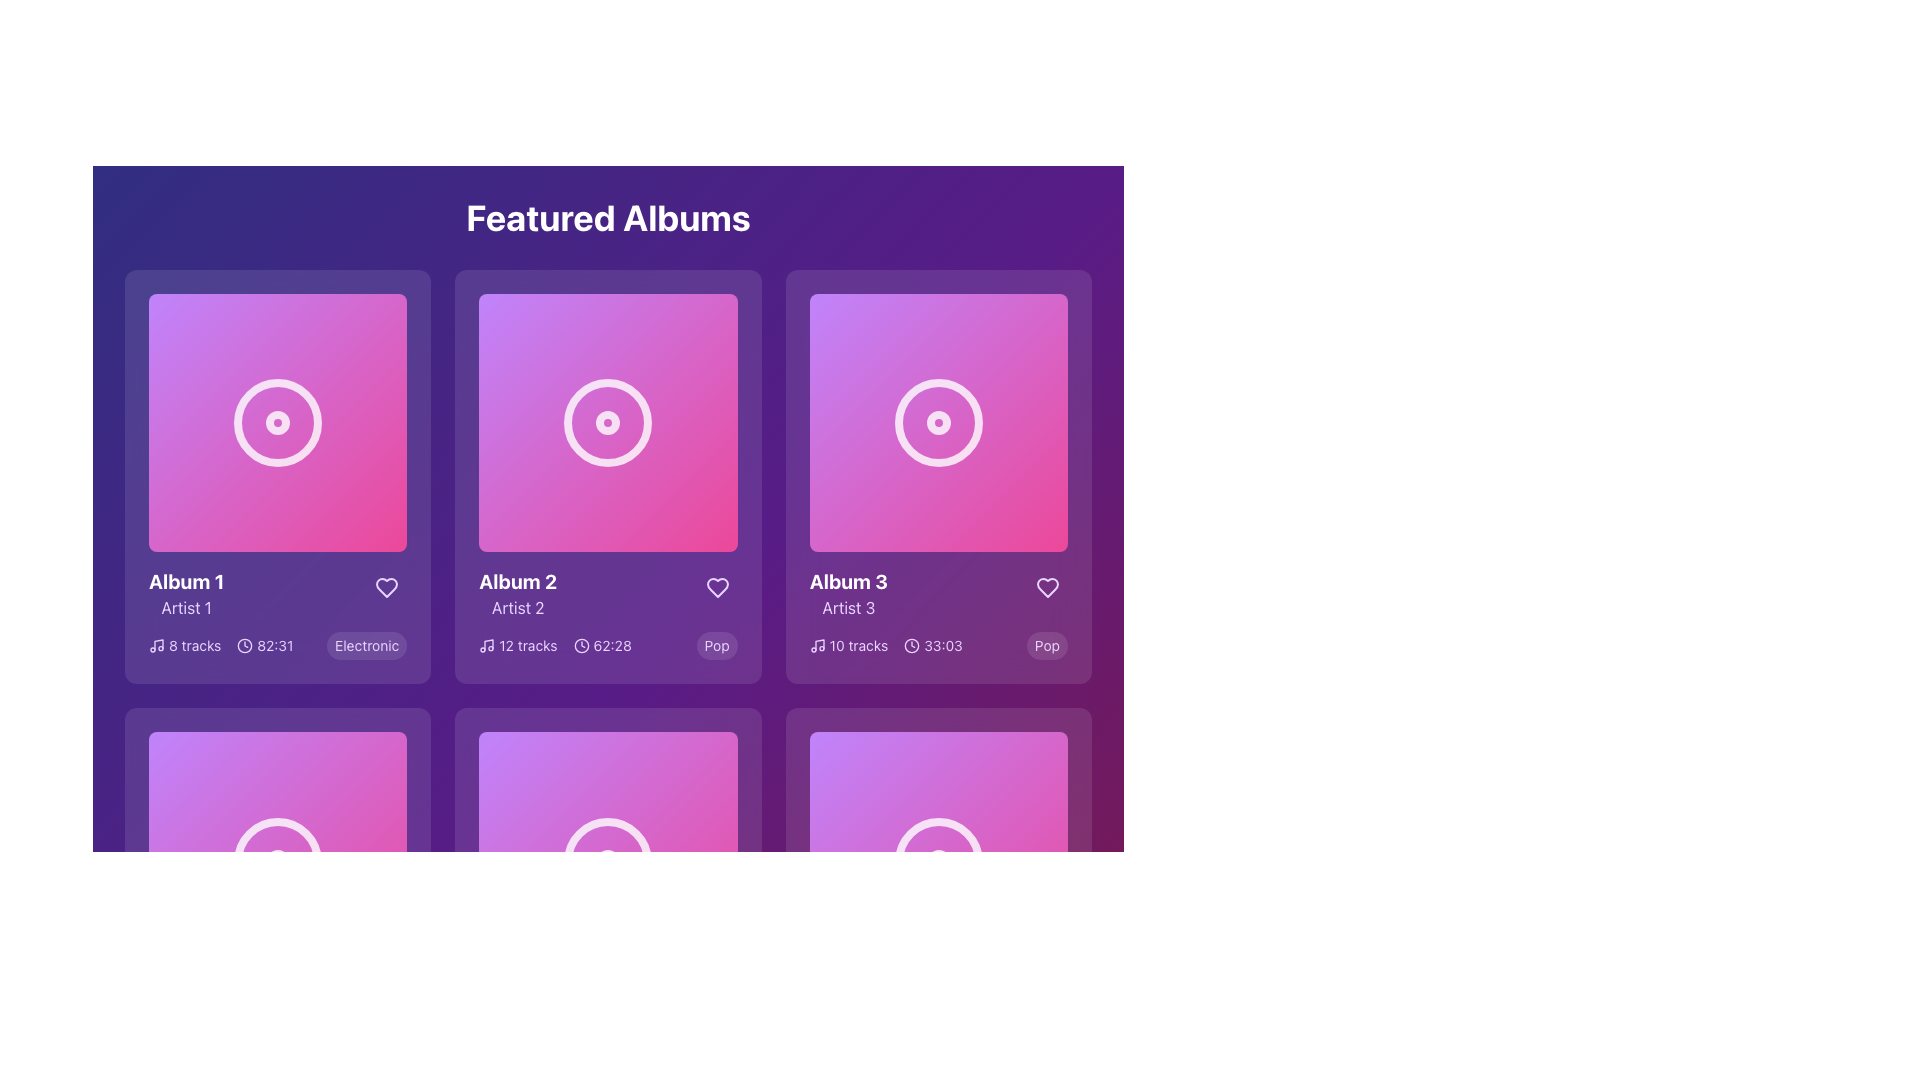  I want to click on the disc icon representing 'Album 1' in the top-left tile of the 'Featured Albums' grid, so click(277, 422).